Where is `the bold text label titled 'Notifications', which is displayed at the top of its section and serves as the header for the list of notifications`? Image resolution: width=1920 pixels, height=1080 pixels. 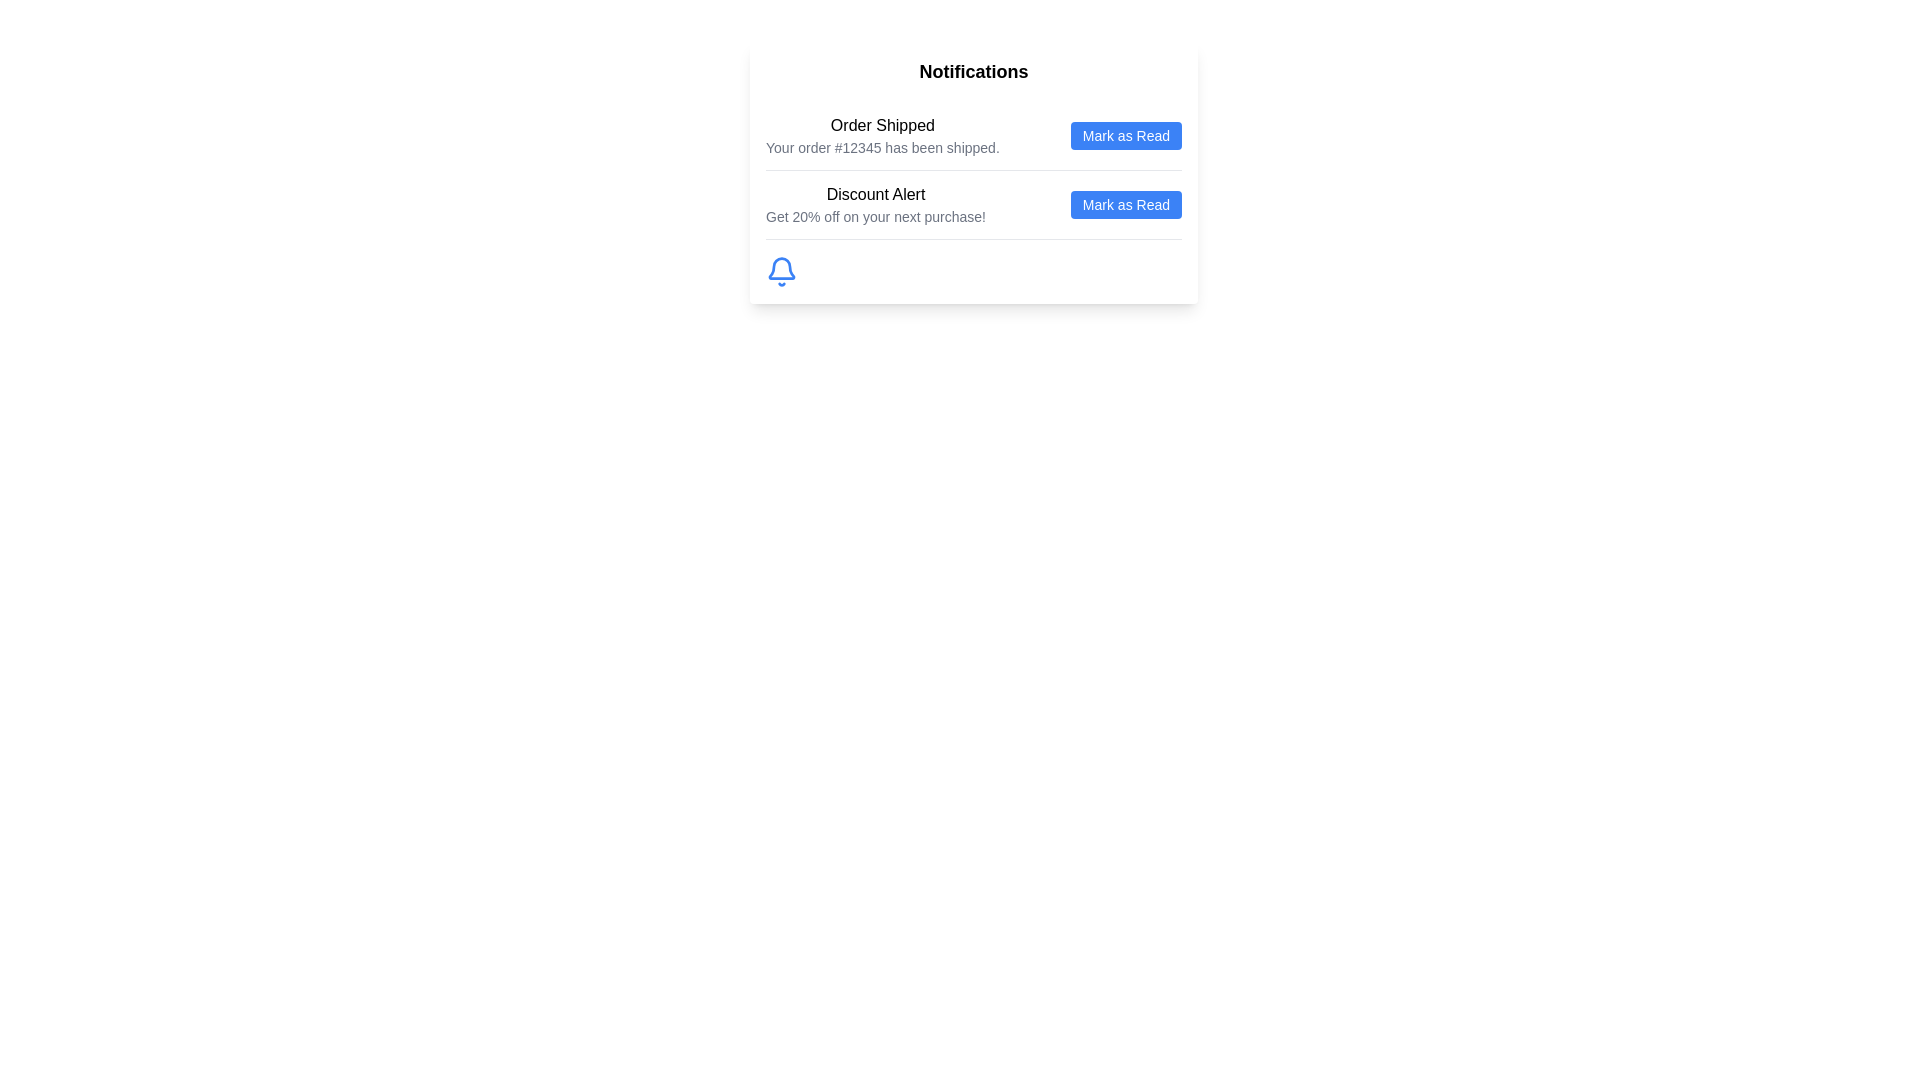
the bold text label titled 'Notifications', which is displayed at the top of its section and serves as the header for the list of notifications is located at coordinates (974, 71).